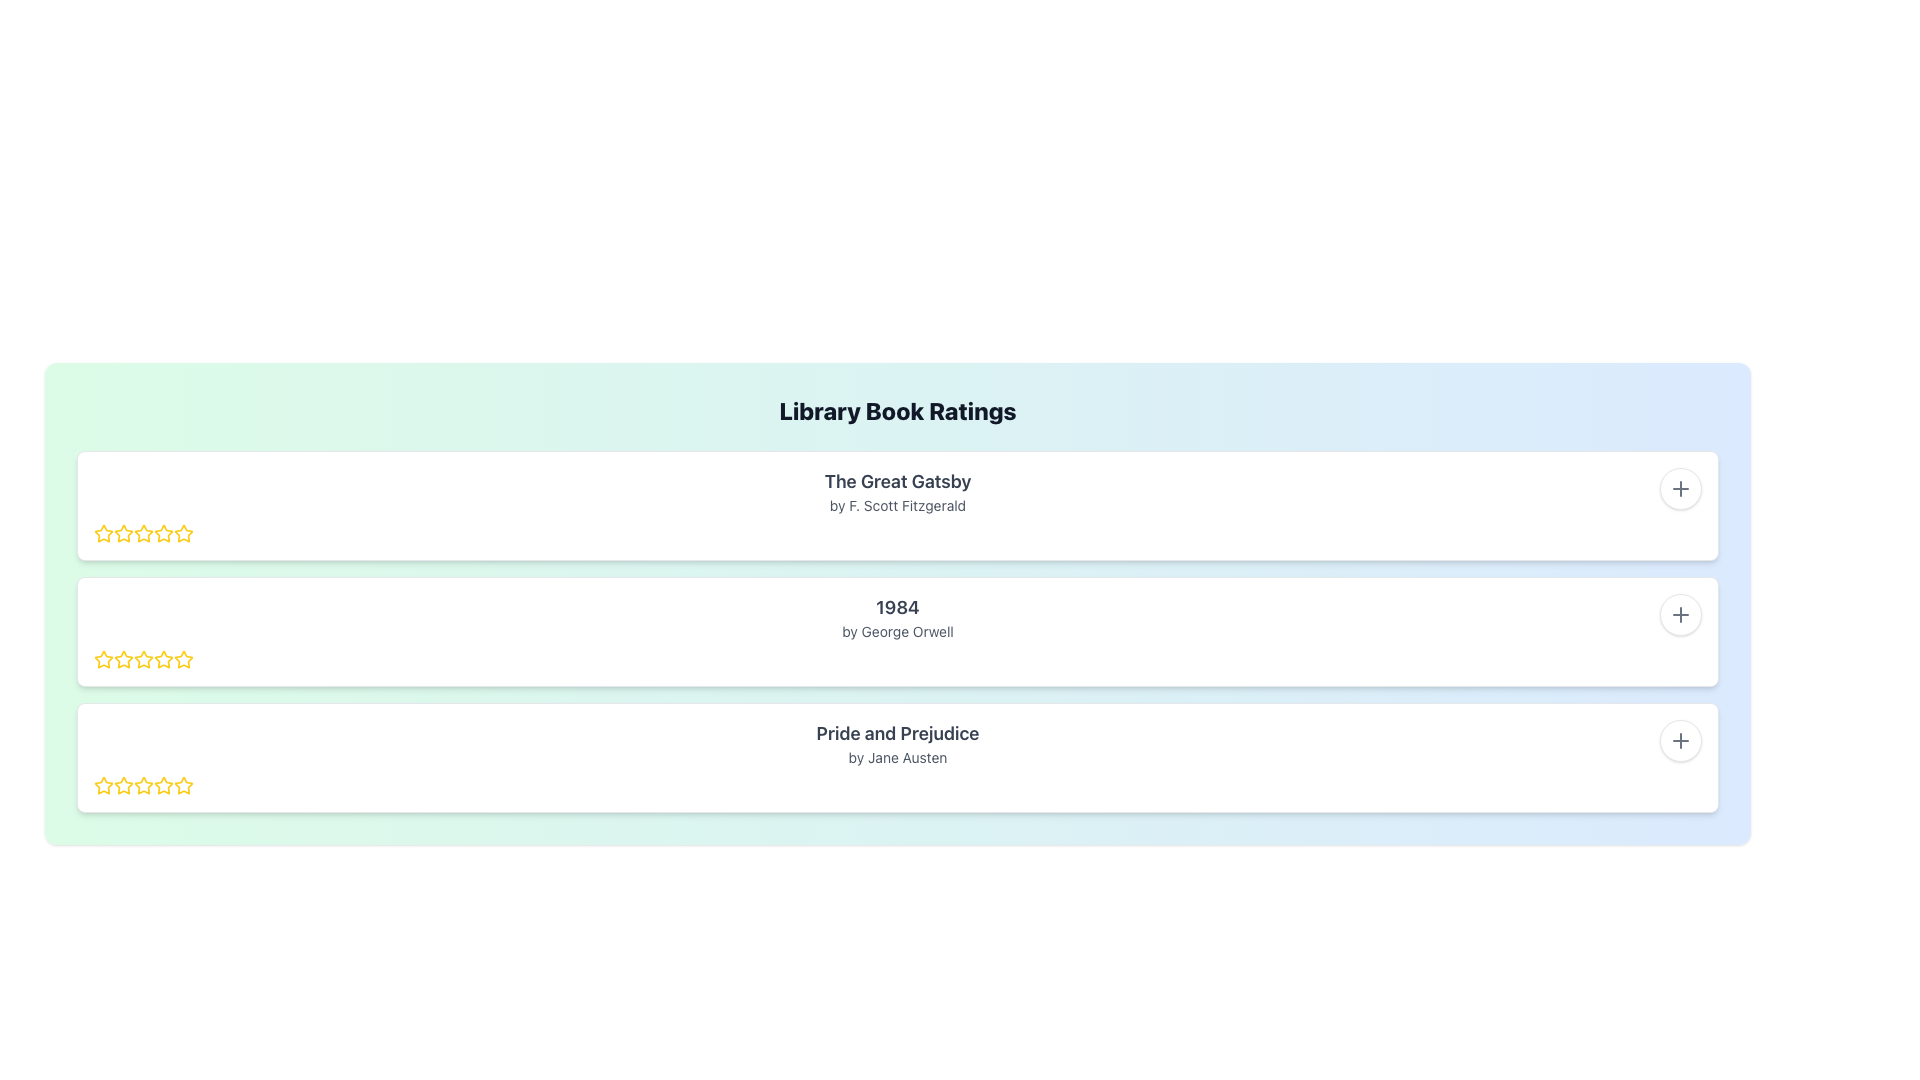 The width and height of the screenshot is (1920, 1080). I want to click on the fourth star in the star rating row for the book 'Pride and Prejudice', so click(183, 784).